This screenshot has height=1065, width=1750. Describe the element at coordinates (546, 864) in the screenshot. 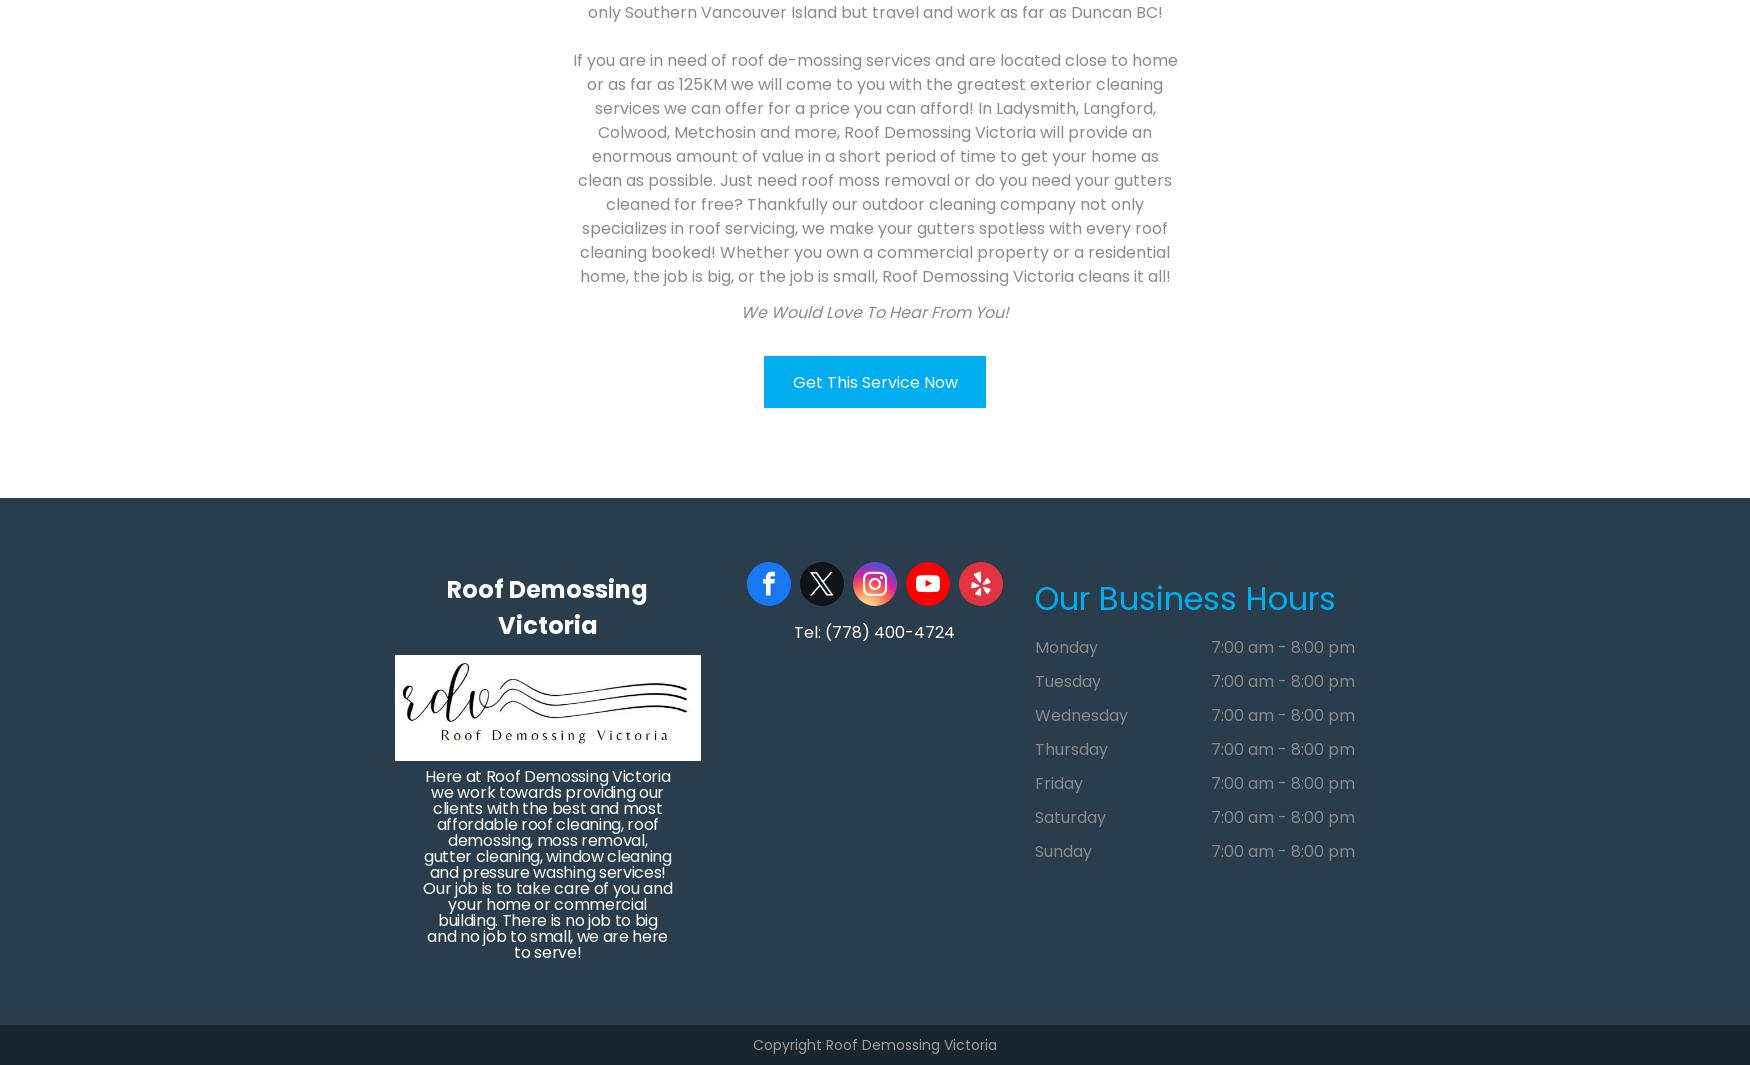

I see `'Here at Roof Demossing Victoria we work towards providing our clients with the best and most affordable roof cleaning, roof demossing, moss removal, gutter cleaning, window cleaning and pressure washing services! Our job is to take care of you and your home or commercial building. There is no job to big and no job to small, we are here to serve!'` at that location.